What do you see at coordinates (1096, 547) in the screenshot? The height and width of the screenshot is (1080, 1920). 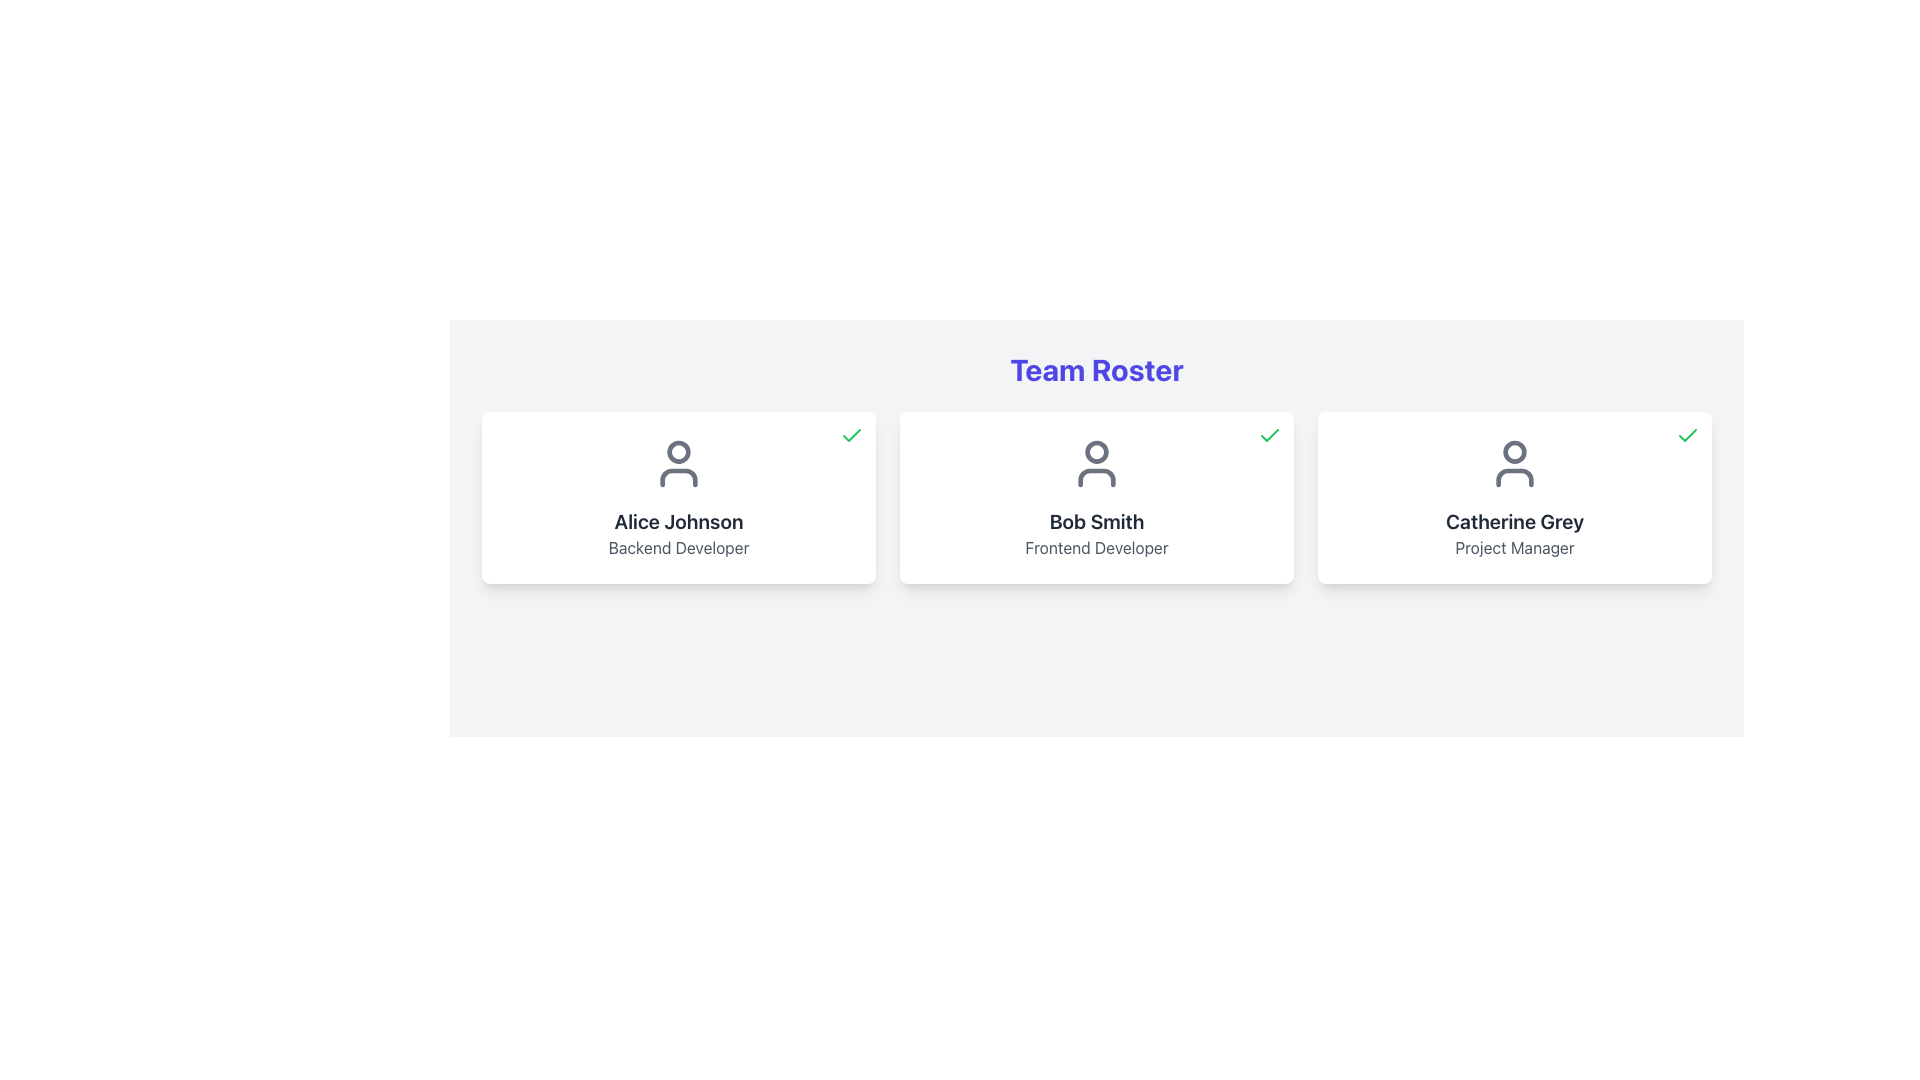 I see `the text label displaying the job title 'Frontend Developer' for 'Bob Smith', located in the bottom center of the card` at bounding box center [1096, 547].